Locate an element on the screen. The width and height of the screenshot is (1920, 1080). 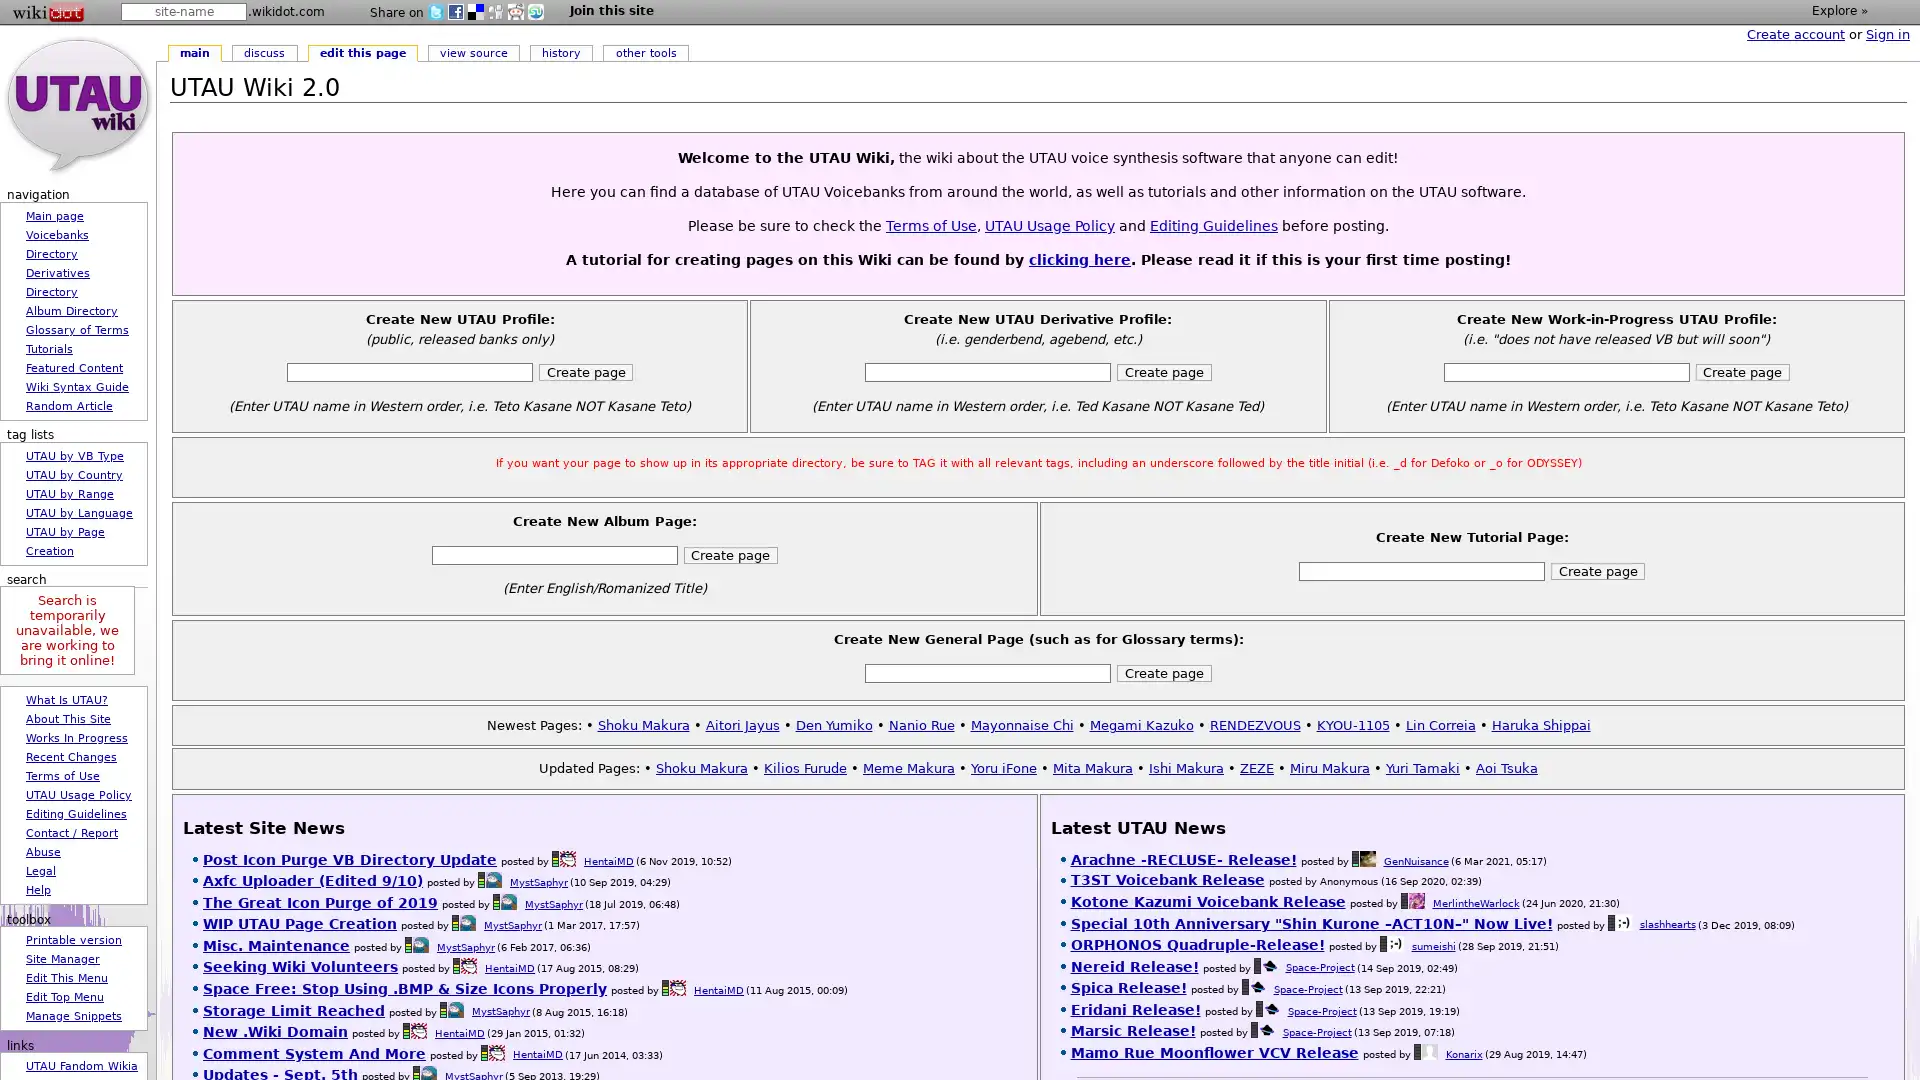
Create page is located at coordinates (1741, 372).